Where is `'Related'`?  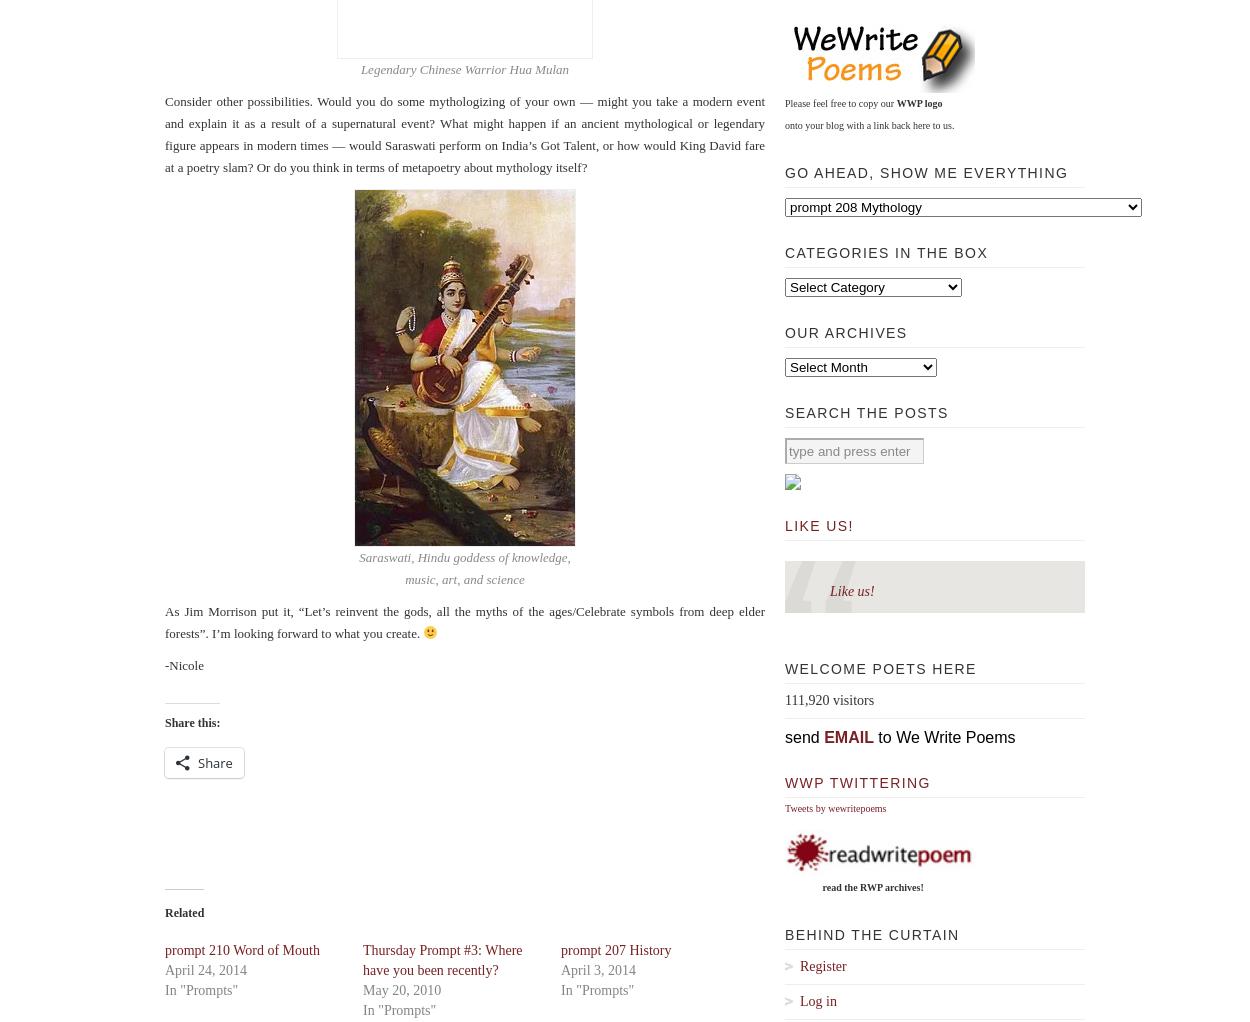 'Related' is located at coordinates (184, 911).